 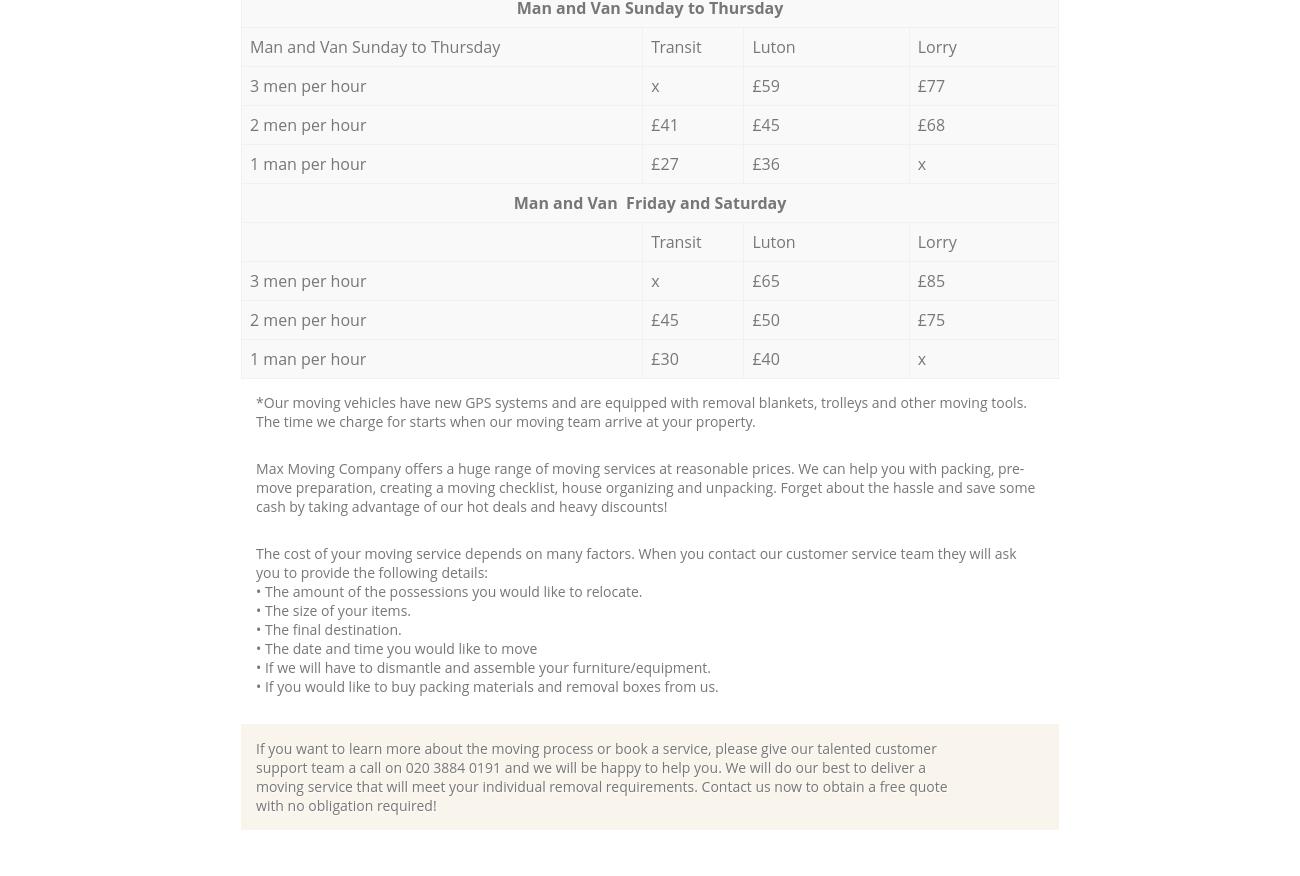 What do you see at coordinates (396, 648) in the screenshot?
I see `'• The date and time you would like to move'` at bounding box center [396, 648].